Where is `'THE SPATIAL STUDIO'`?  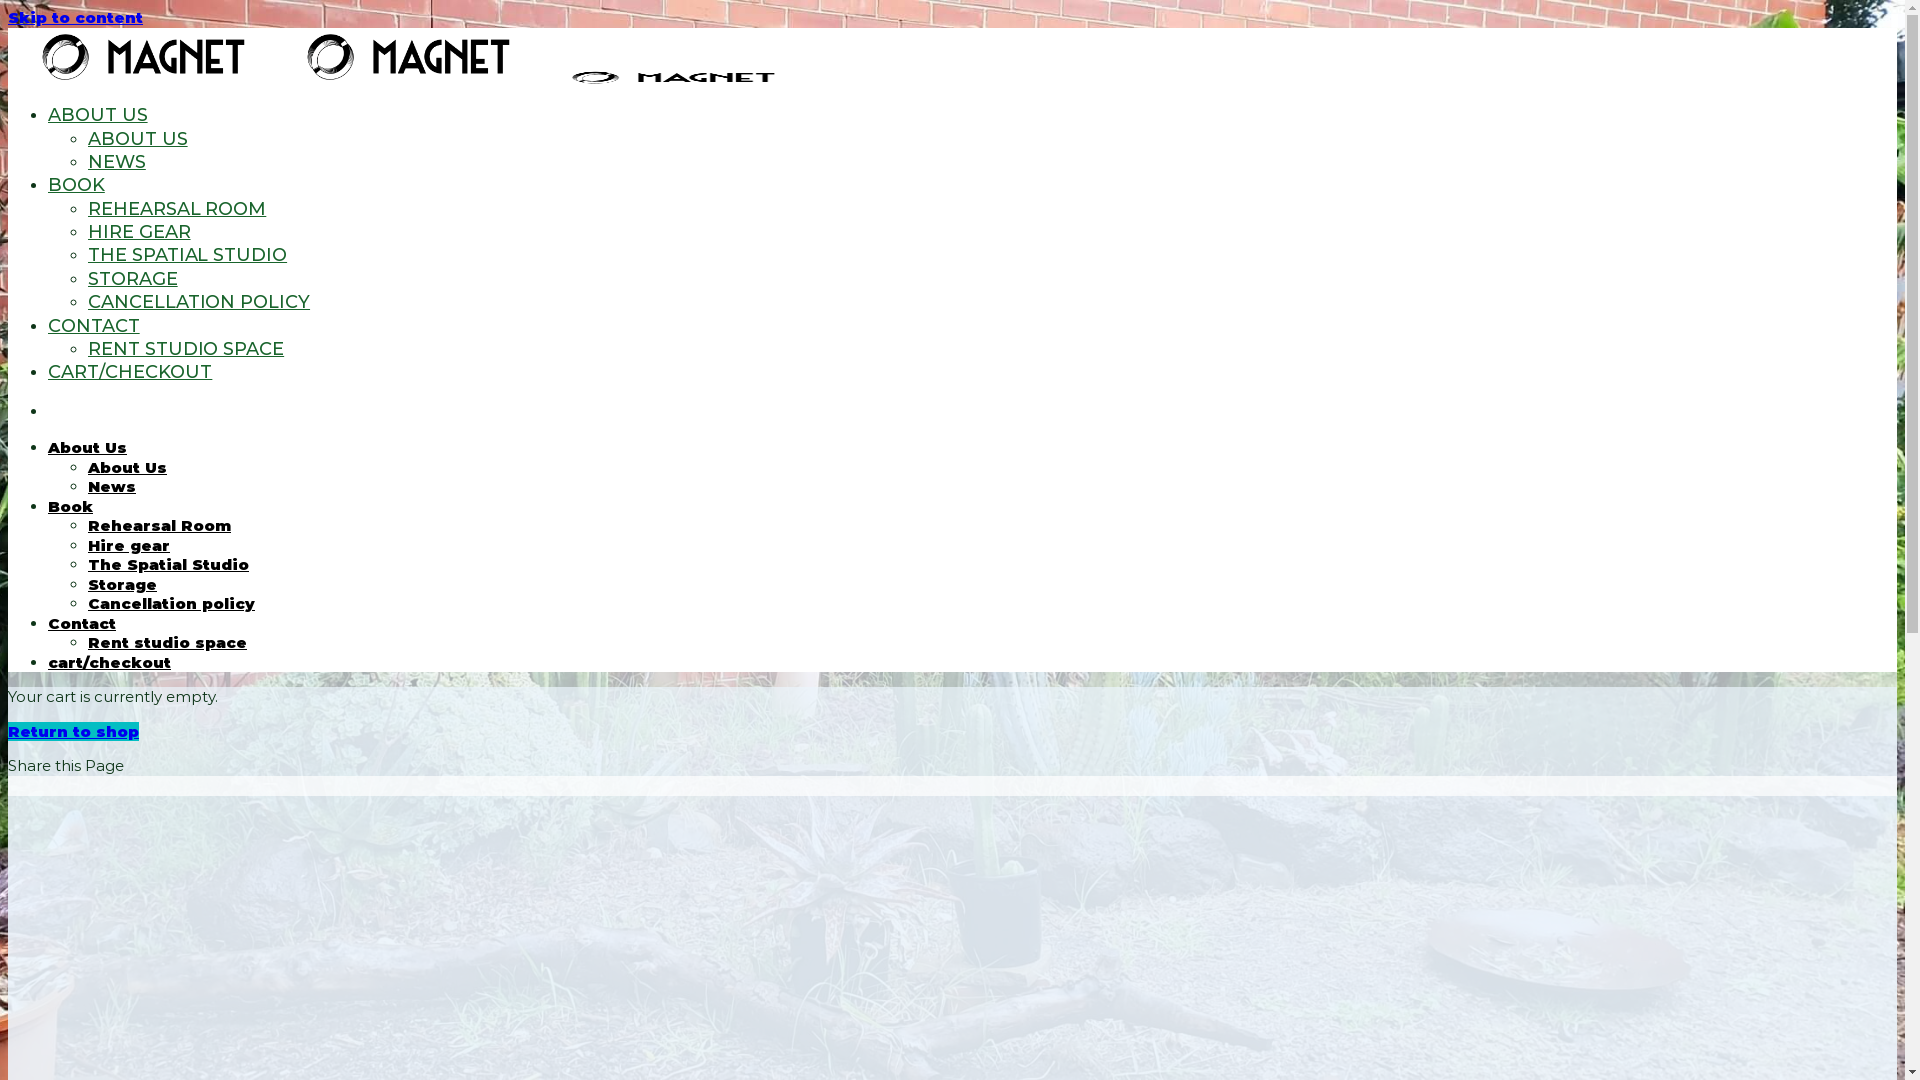 'THE SPATIAL STUDIO' is located at coordinates (86, 253).